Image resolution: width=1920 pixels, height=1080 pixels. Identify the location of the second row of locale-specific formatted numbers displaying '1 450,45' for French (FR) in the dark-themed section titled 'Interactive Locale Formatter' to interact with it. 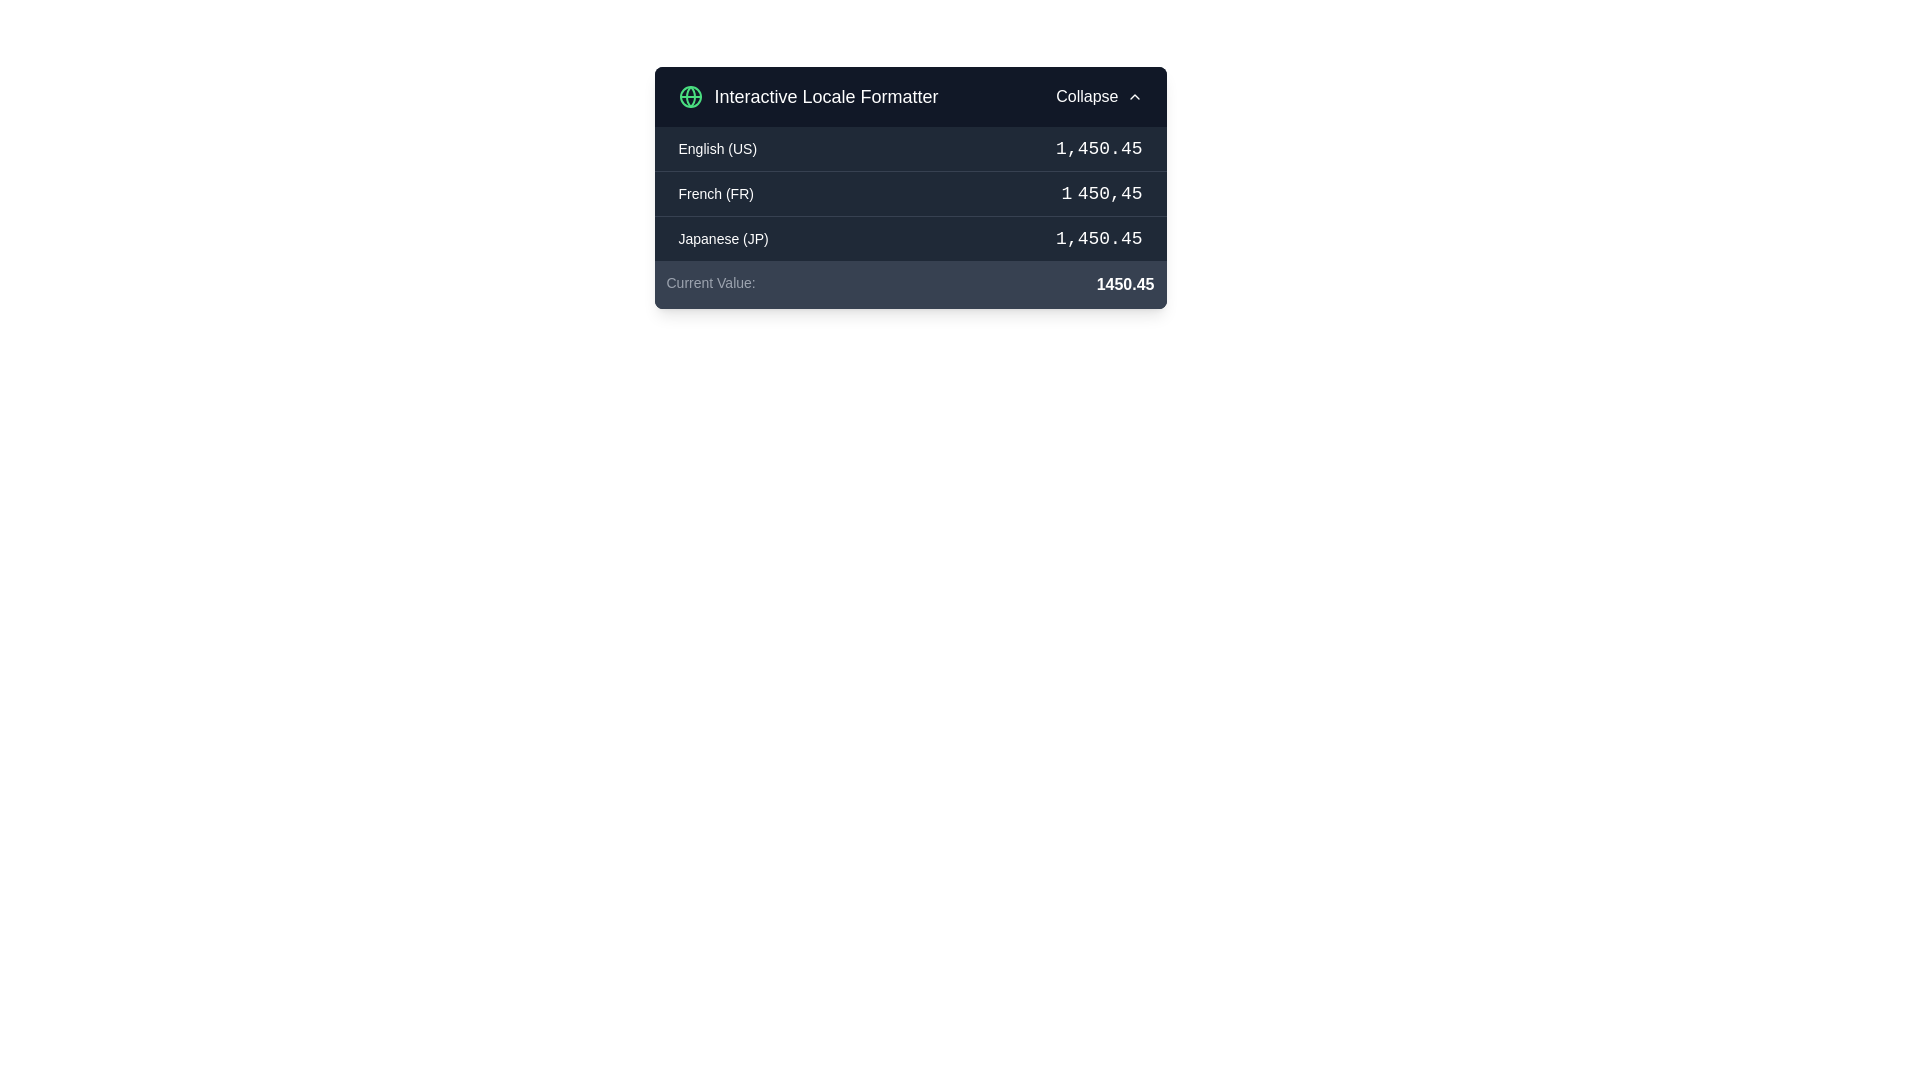
(909, 188).